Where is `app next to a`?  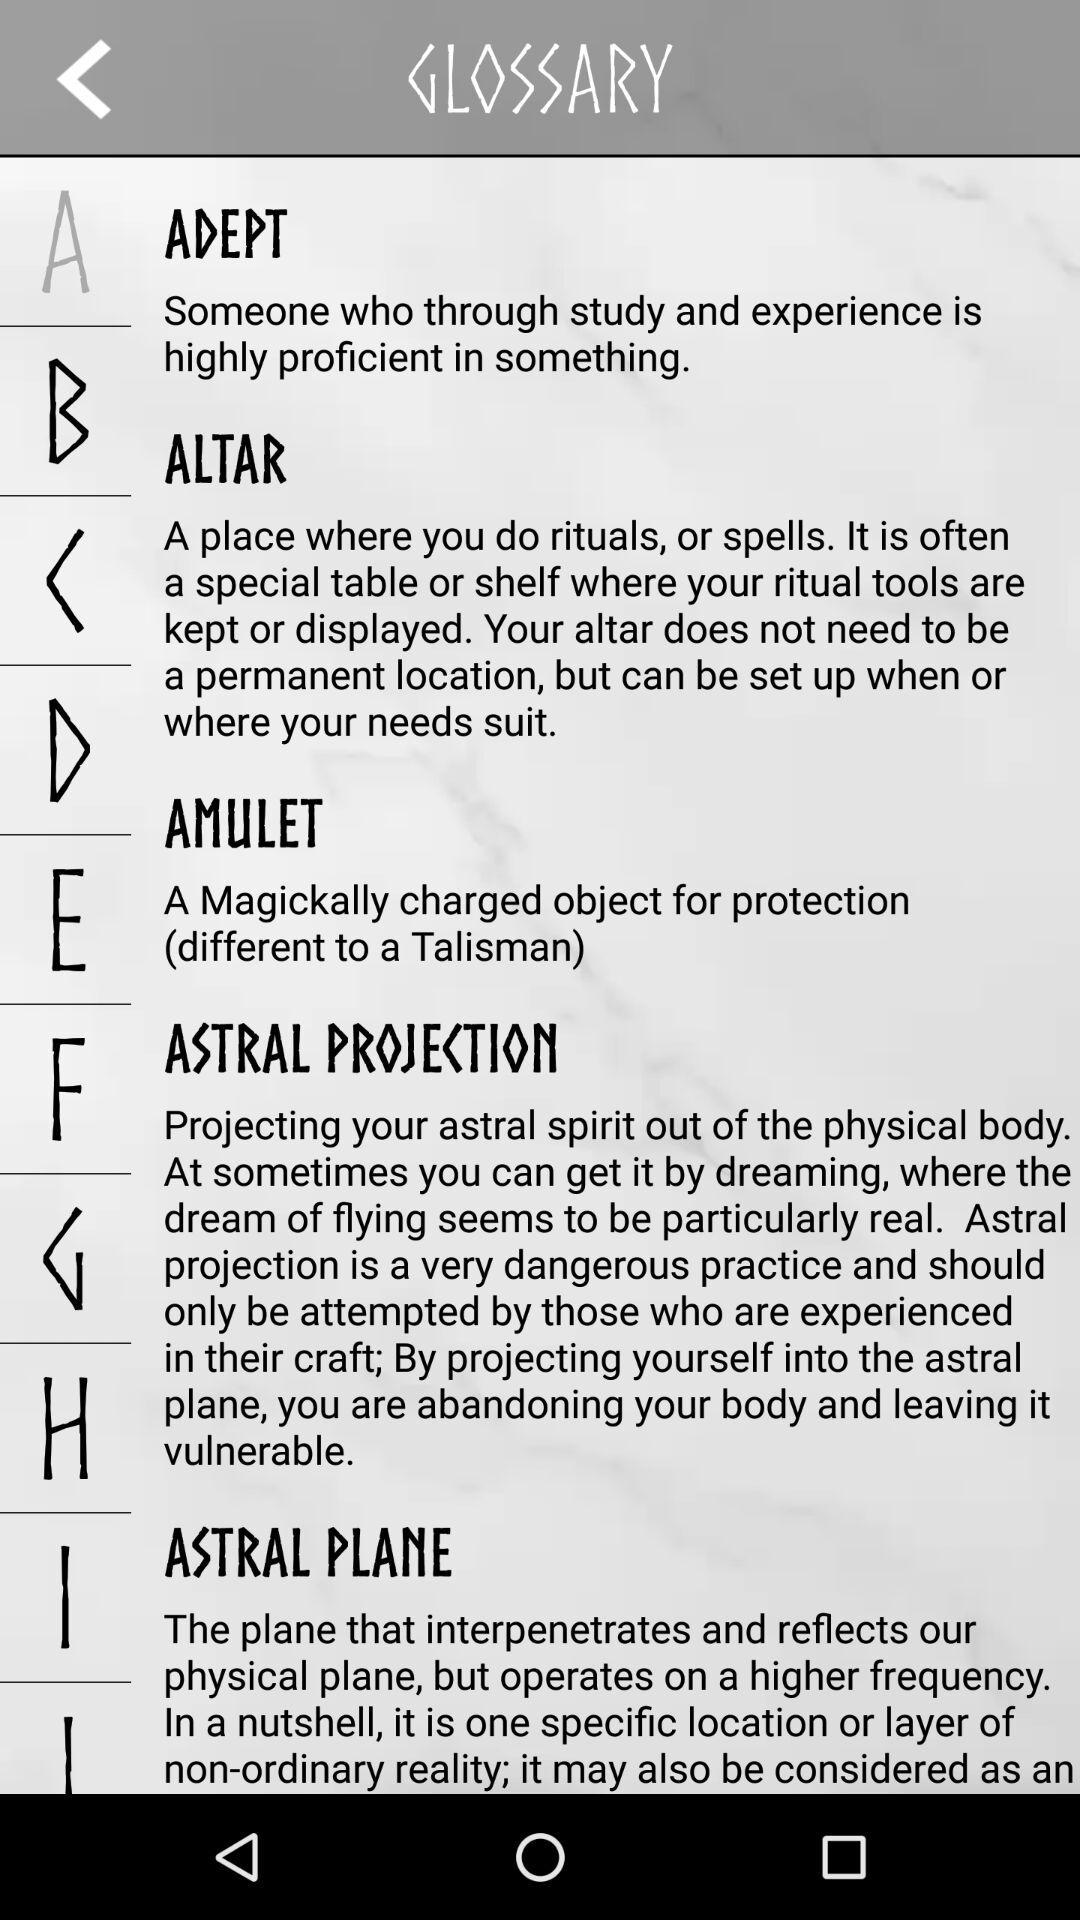
app next to a is located at coordinates (225, 233).